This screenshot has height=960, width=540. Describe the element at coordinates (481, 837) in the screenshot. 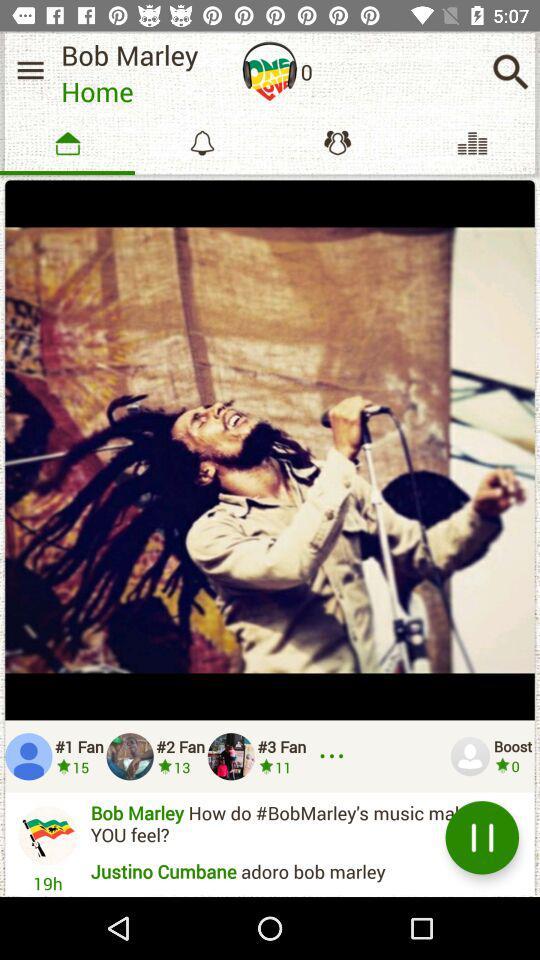

I see `the pause symbol` at that location.